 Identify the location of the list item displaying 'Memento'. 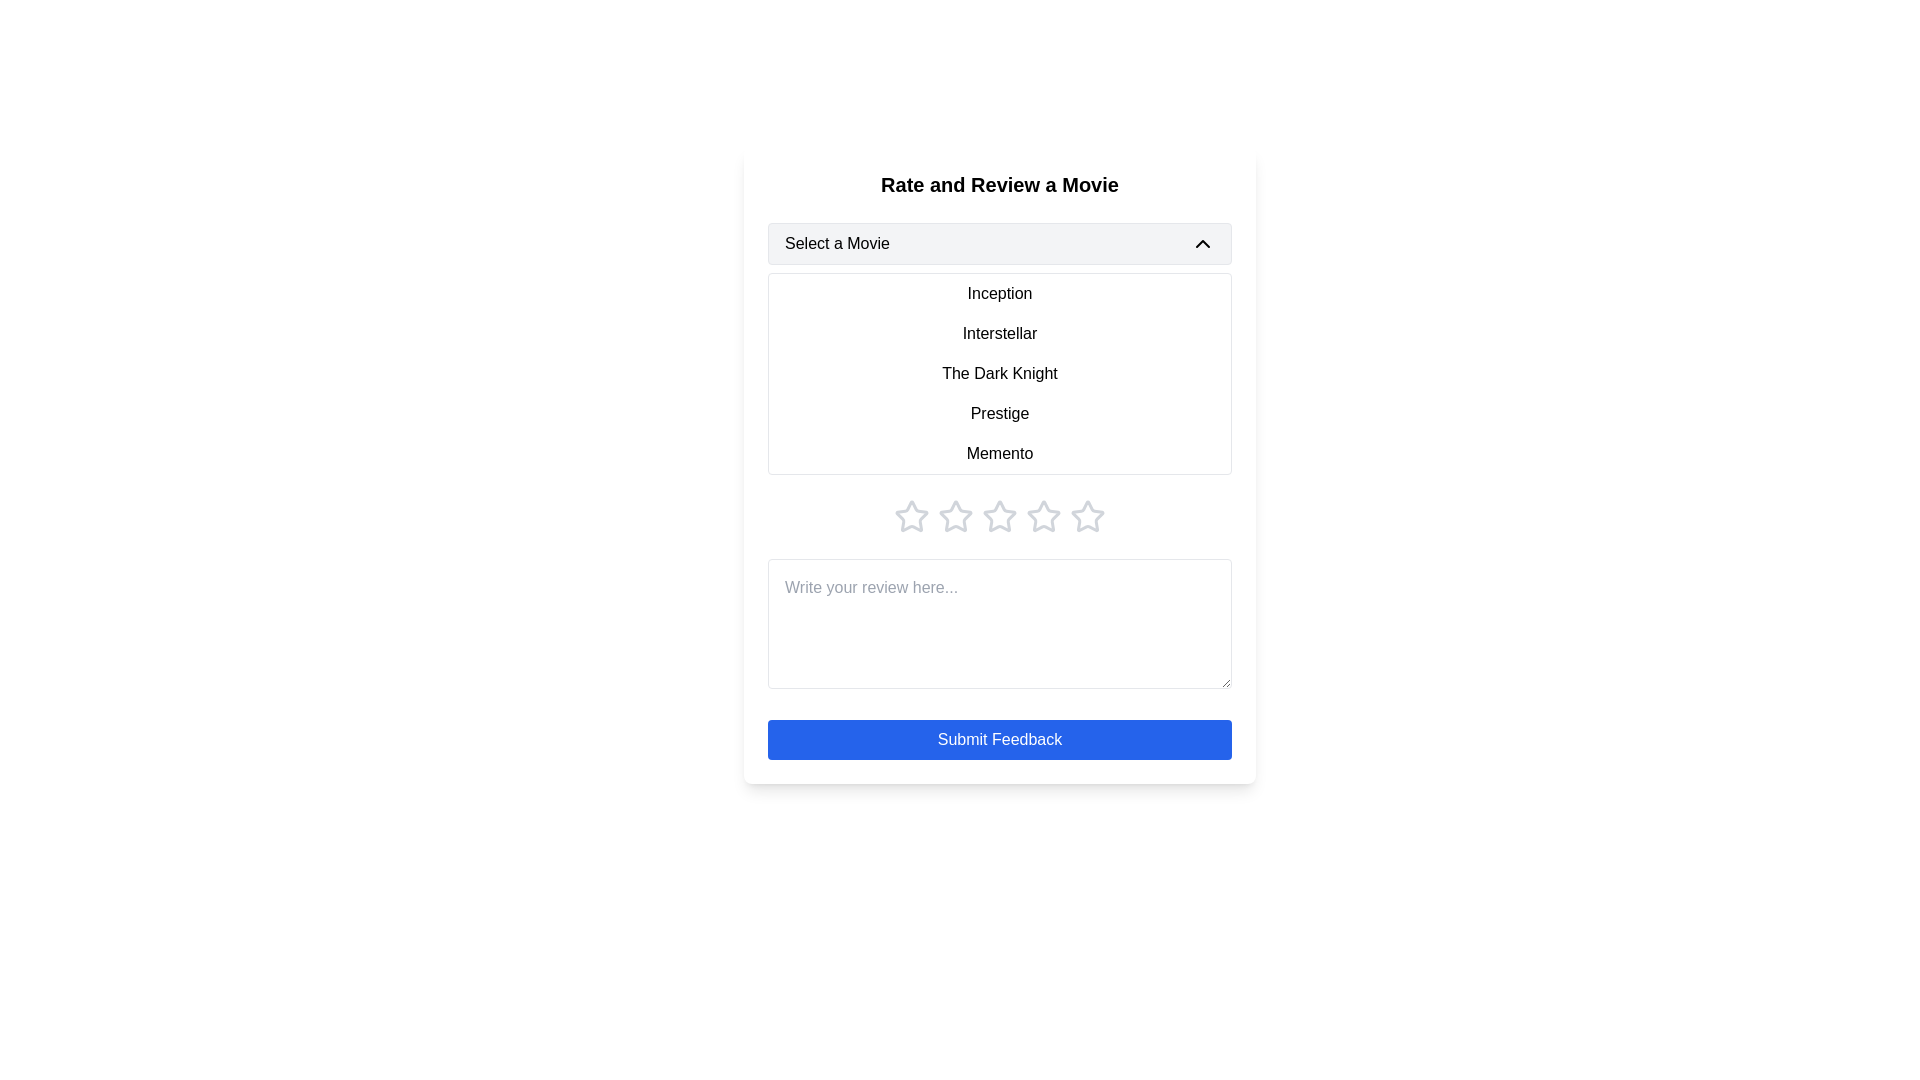
(999, 454).